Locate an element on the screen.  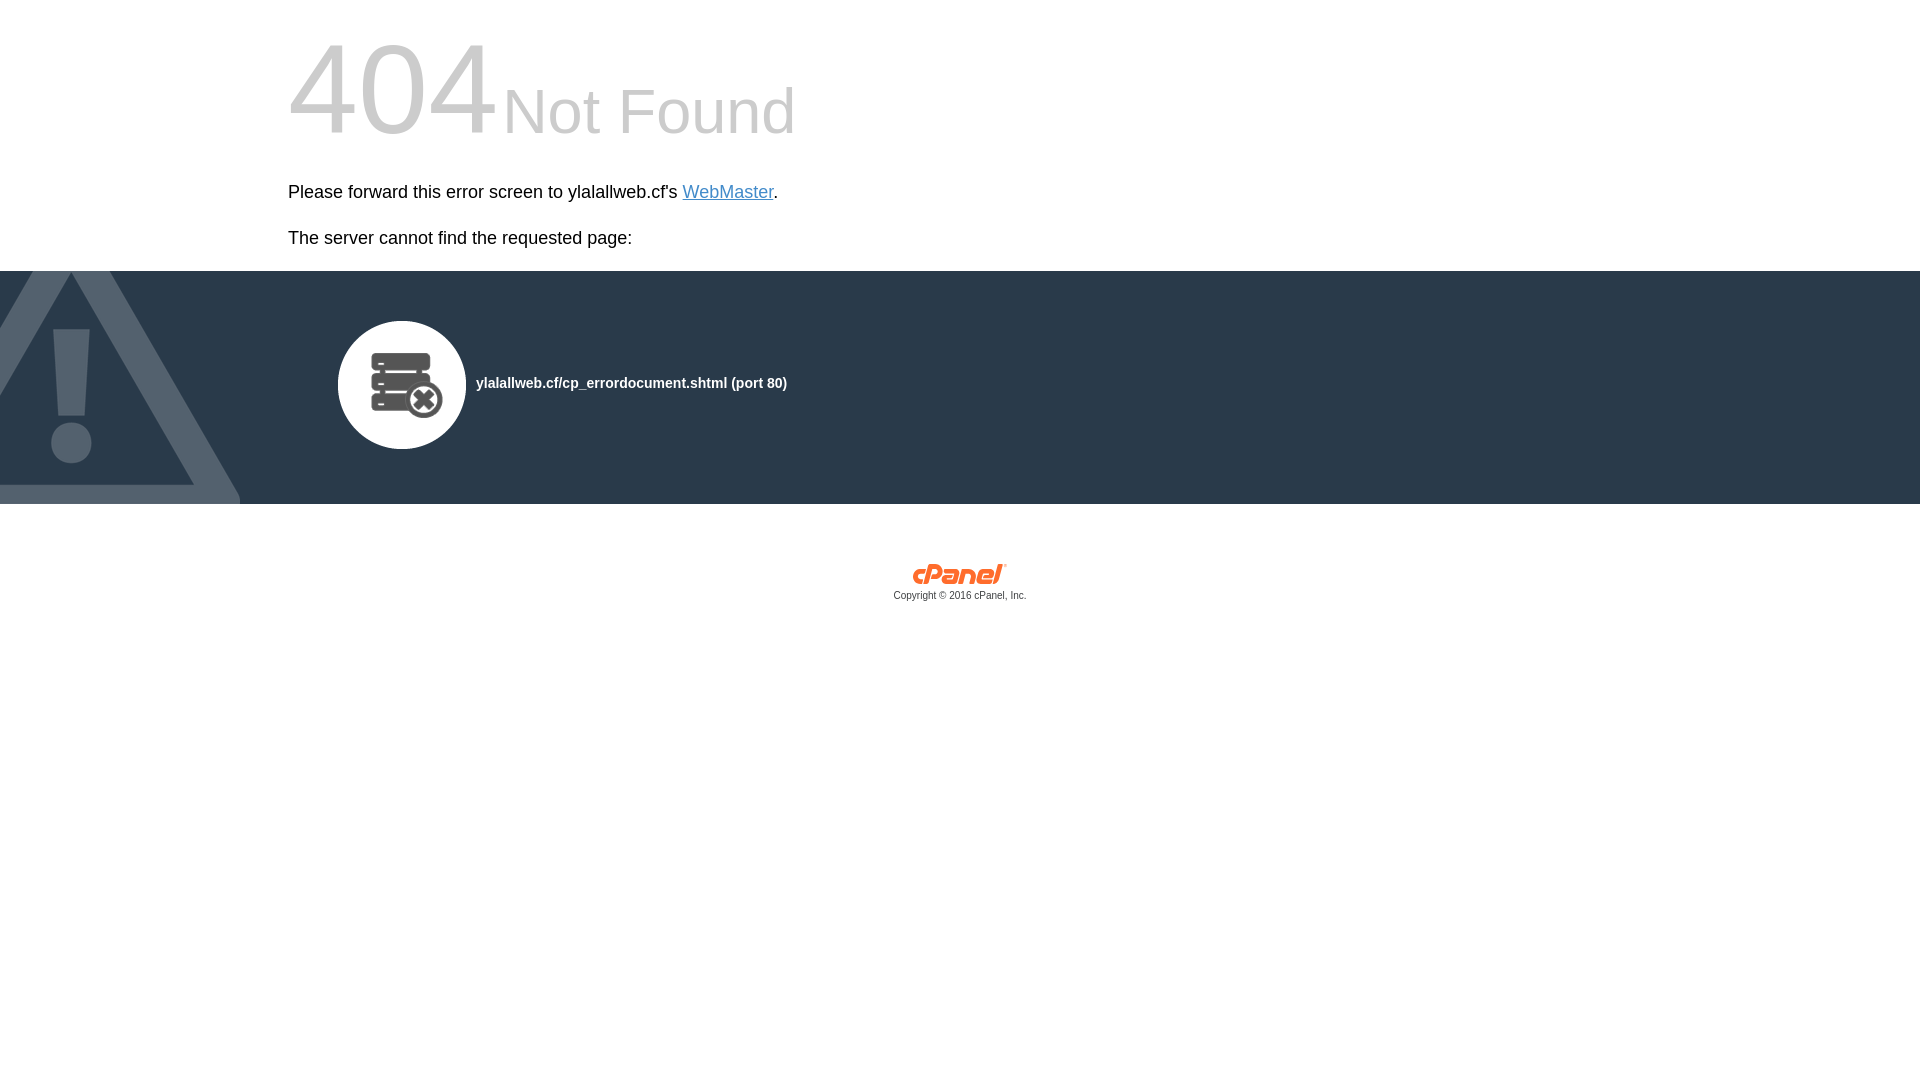
'WebMaster' is located at coordinates (727, 192).